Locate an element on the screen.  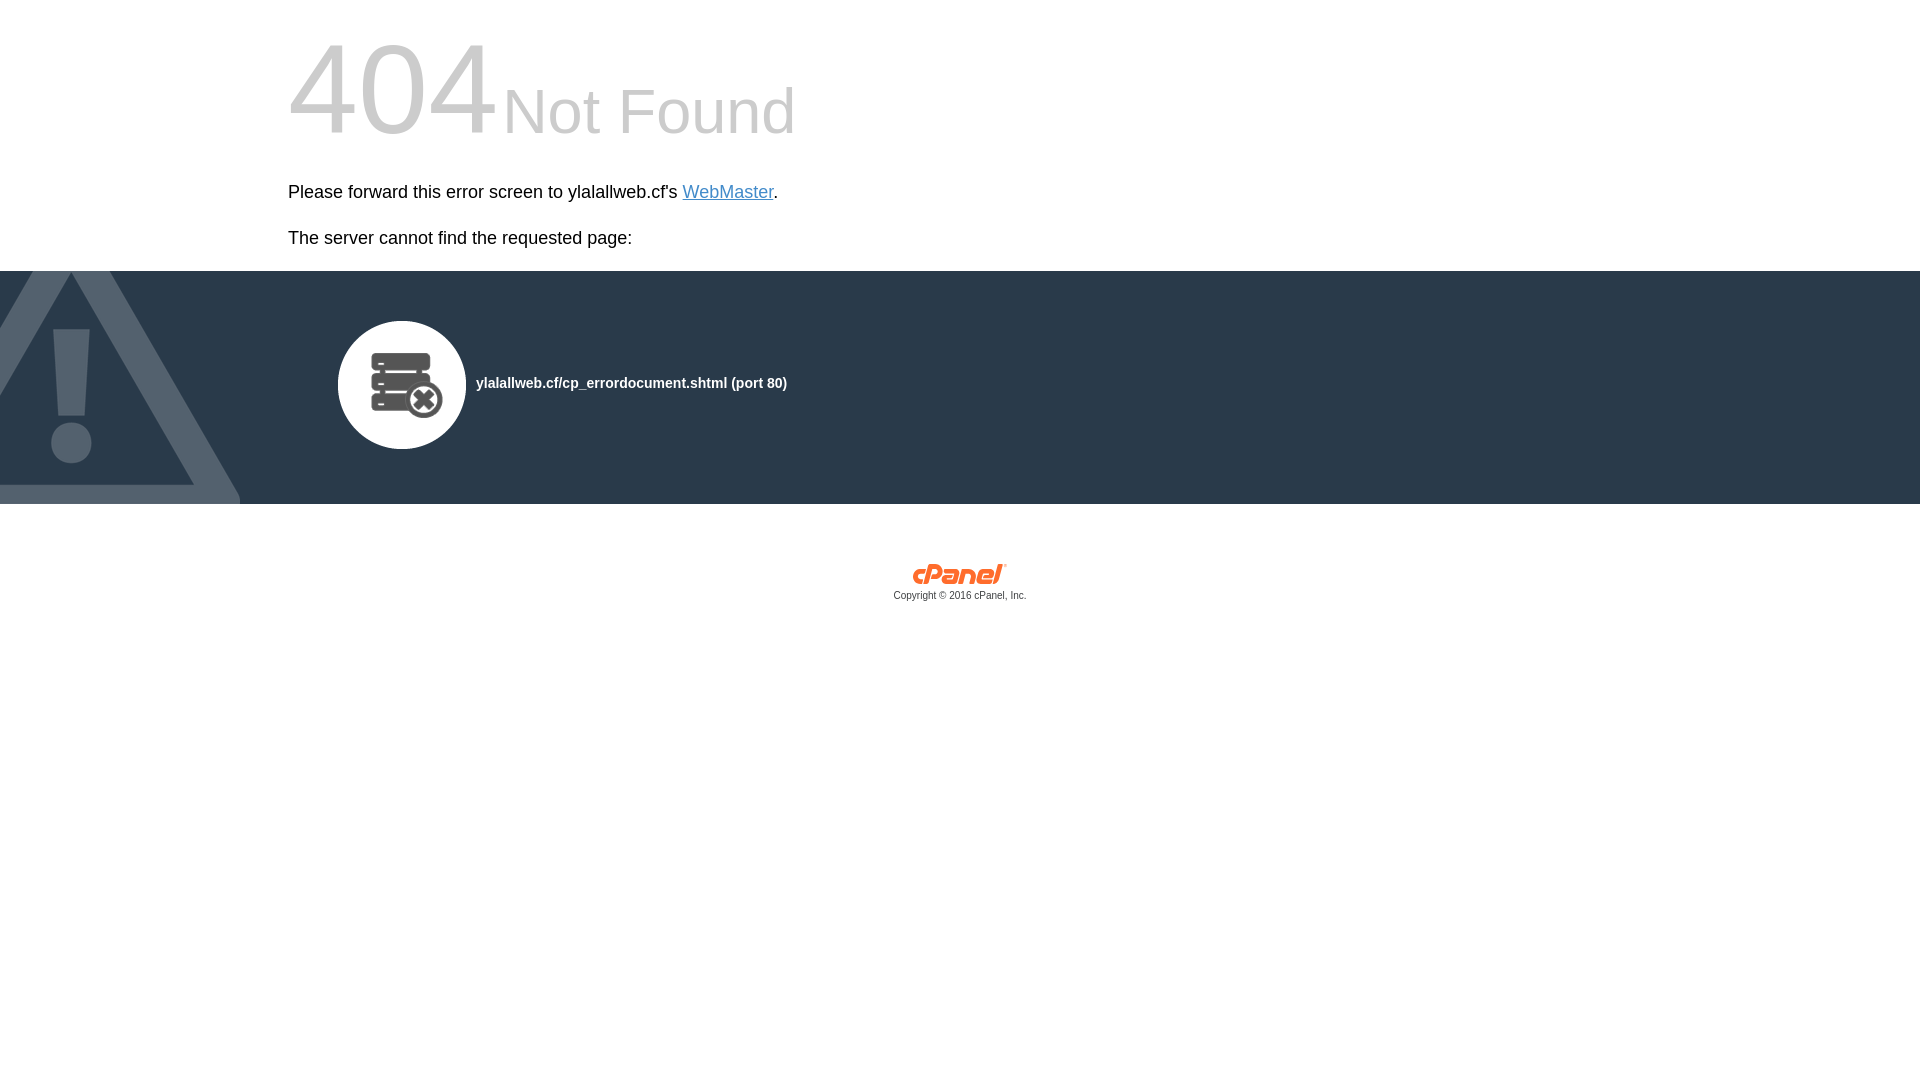
'WebMaster' is located at coordinates (727, 192).